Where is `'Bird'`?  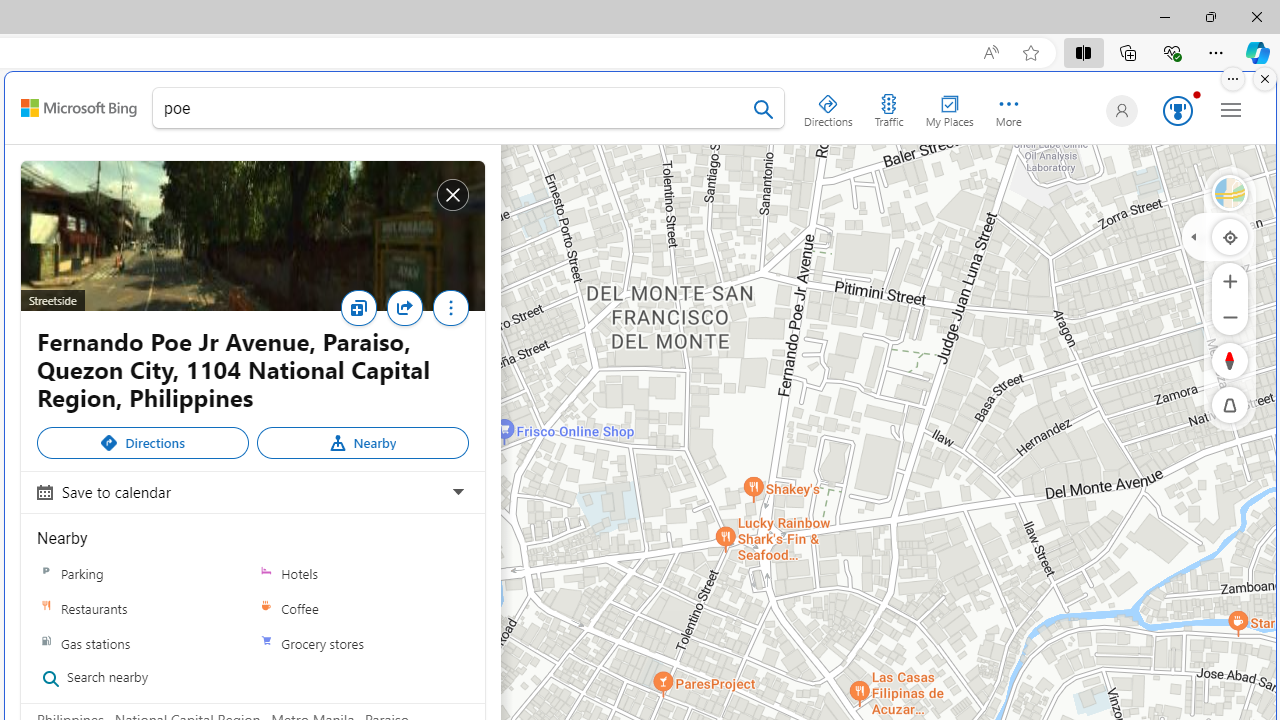
'Bird' is located at coordinates (1229, 192).